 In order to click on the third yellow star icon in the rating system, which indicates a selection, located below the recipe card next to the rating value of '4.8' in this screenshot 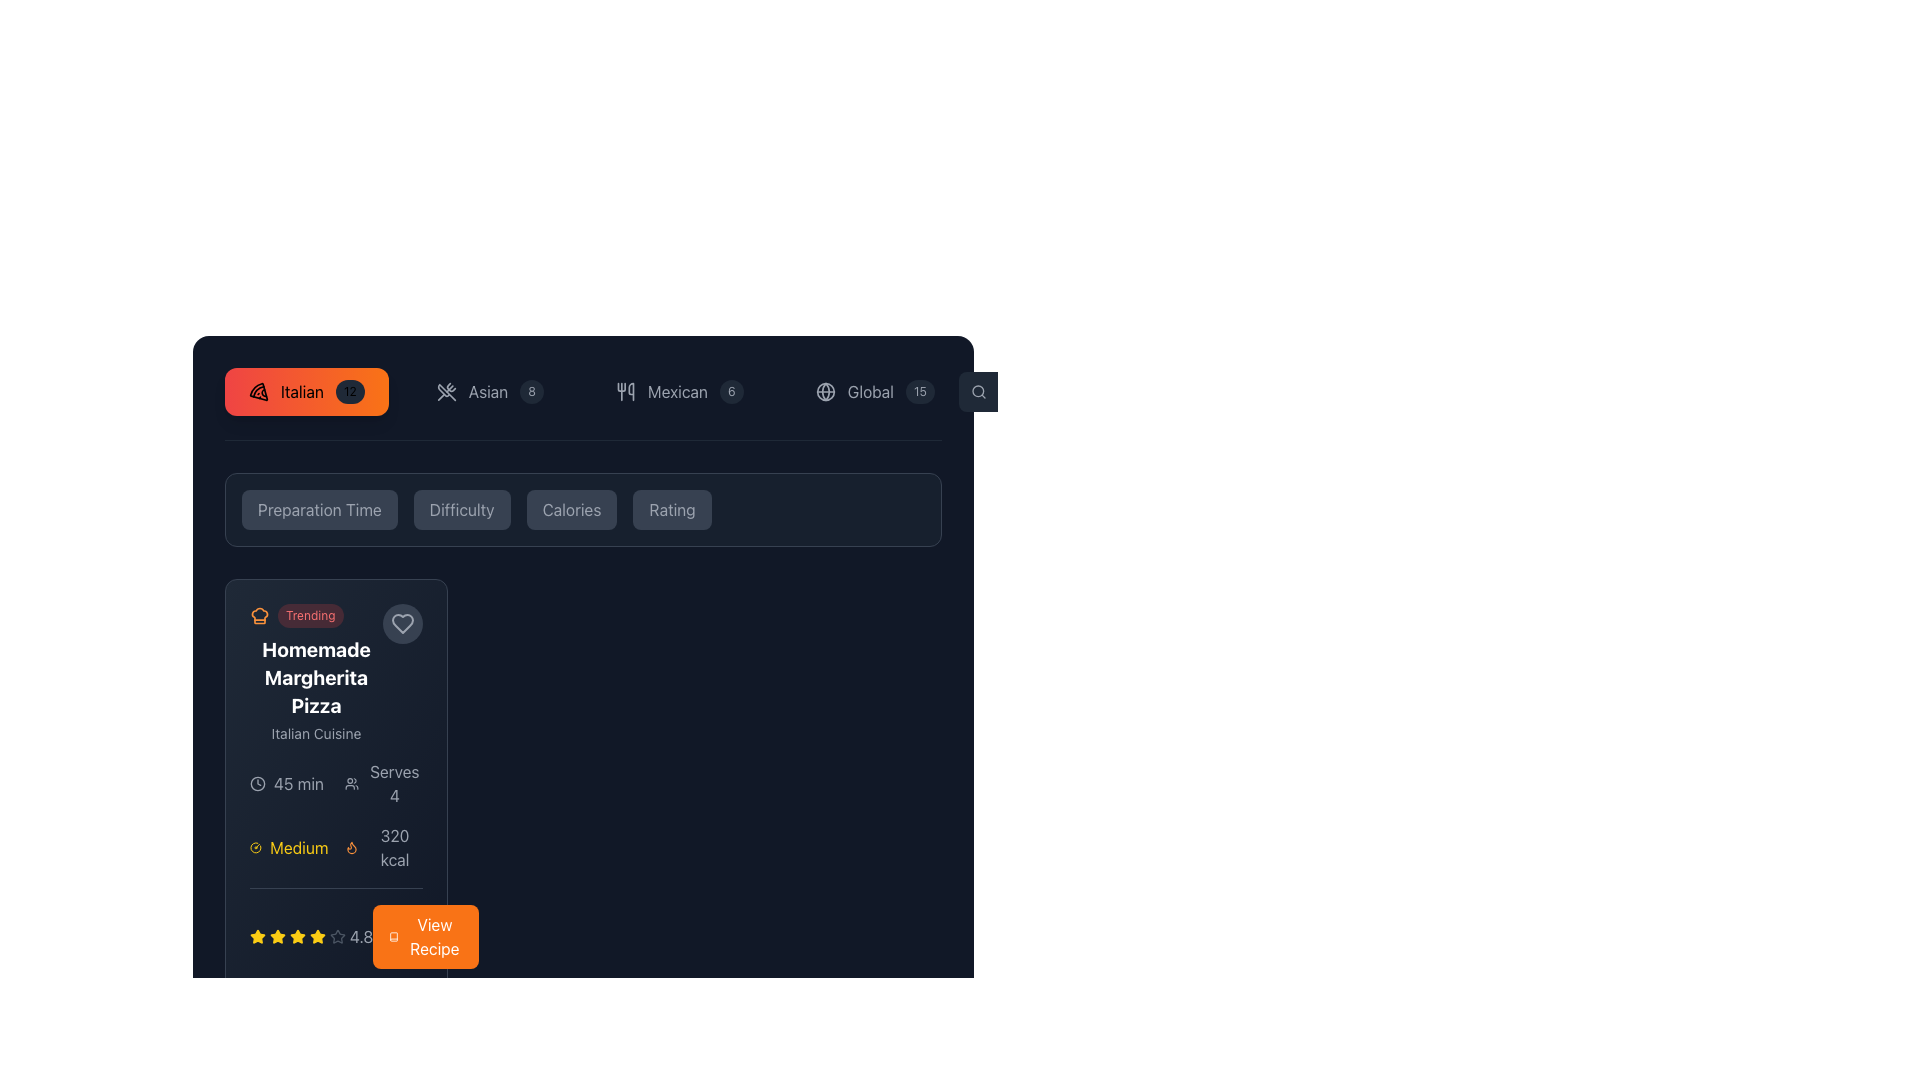, I will do `click(277, 937)`.